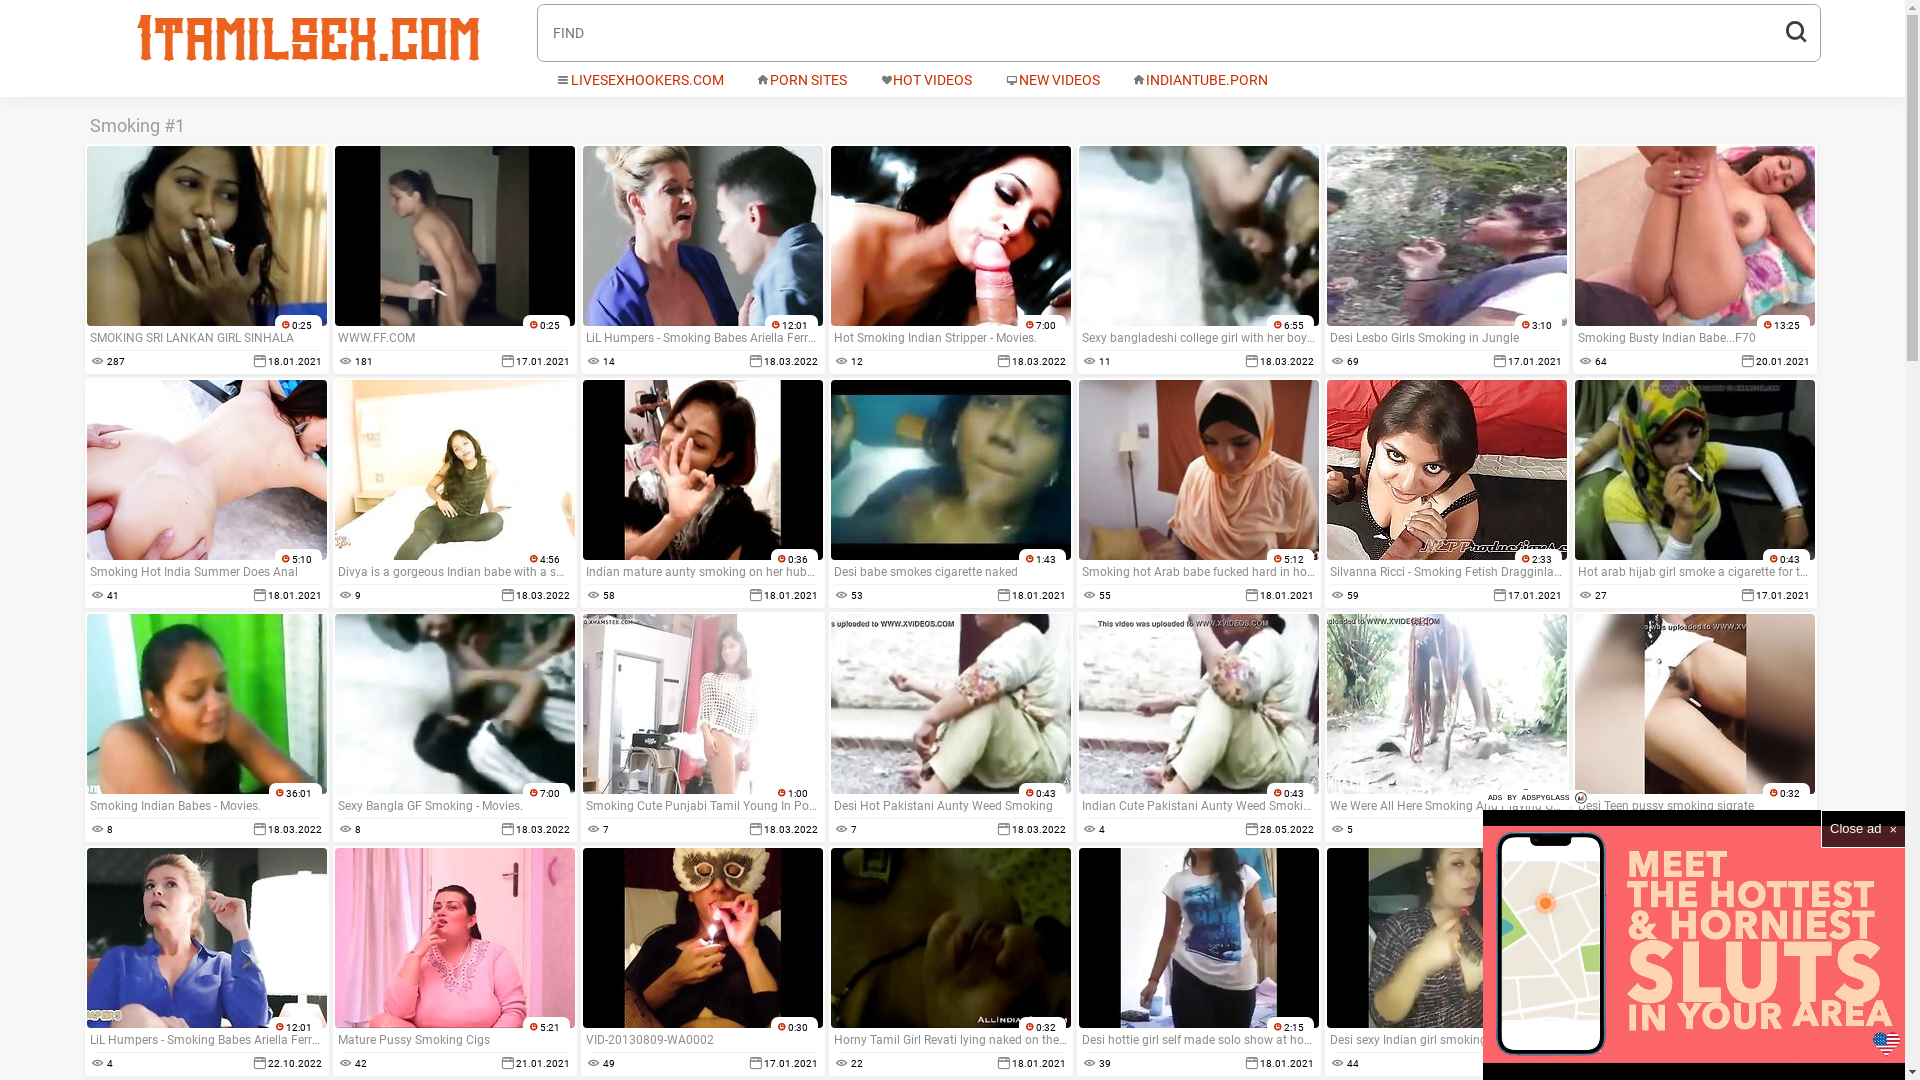 The height and width of the screenshot is (1080, 1920). Describe the element at coordinates (206, 493) in the screenshot. I see `'5:10` at that location.